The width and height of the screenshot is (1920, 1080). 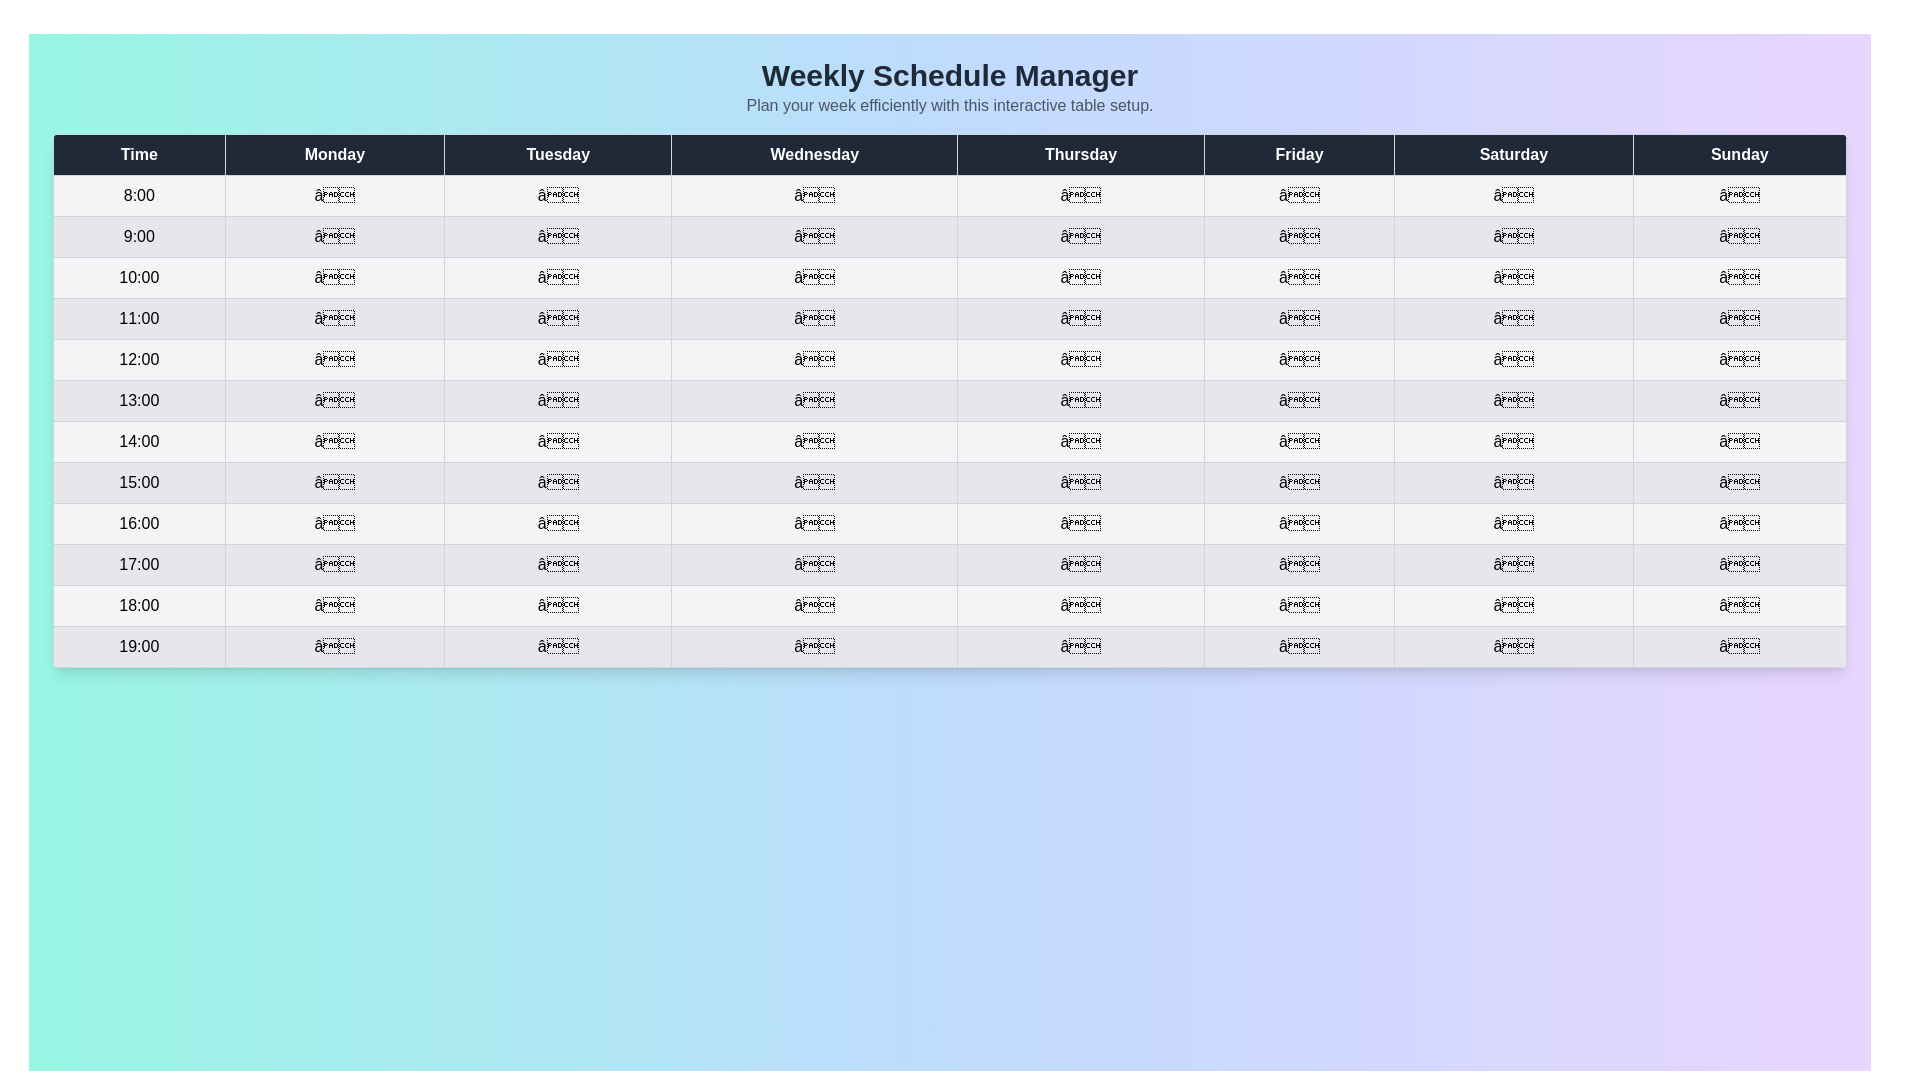 I want to click on the header cell labeled Time to sort by that column, so click(x=138, y=153).